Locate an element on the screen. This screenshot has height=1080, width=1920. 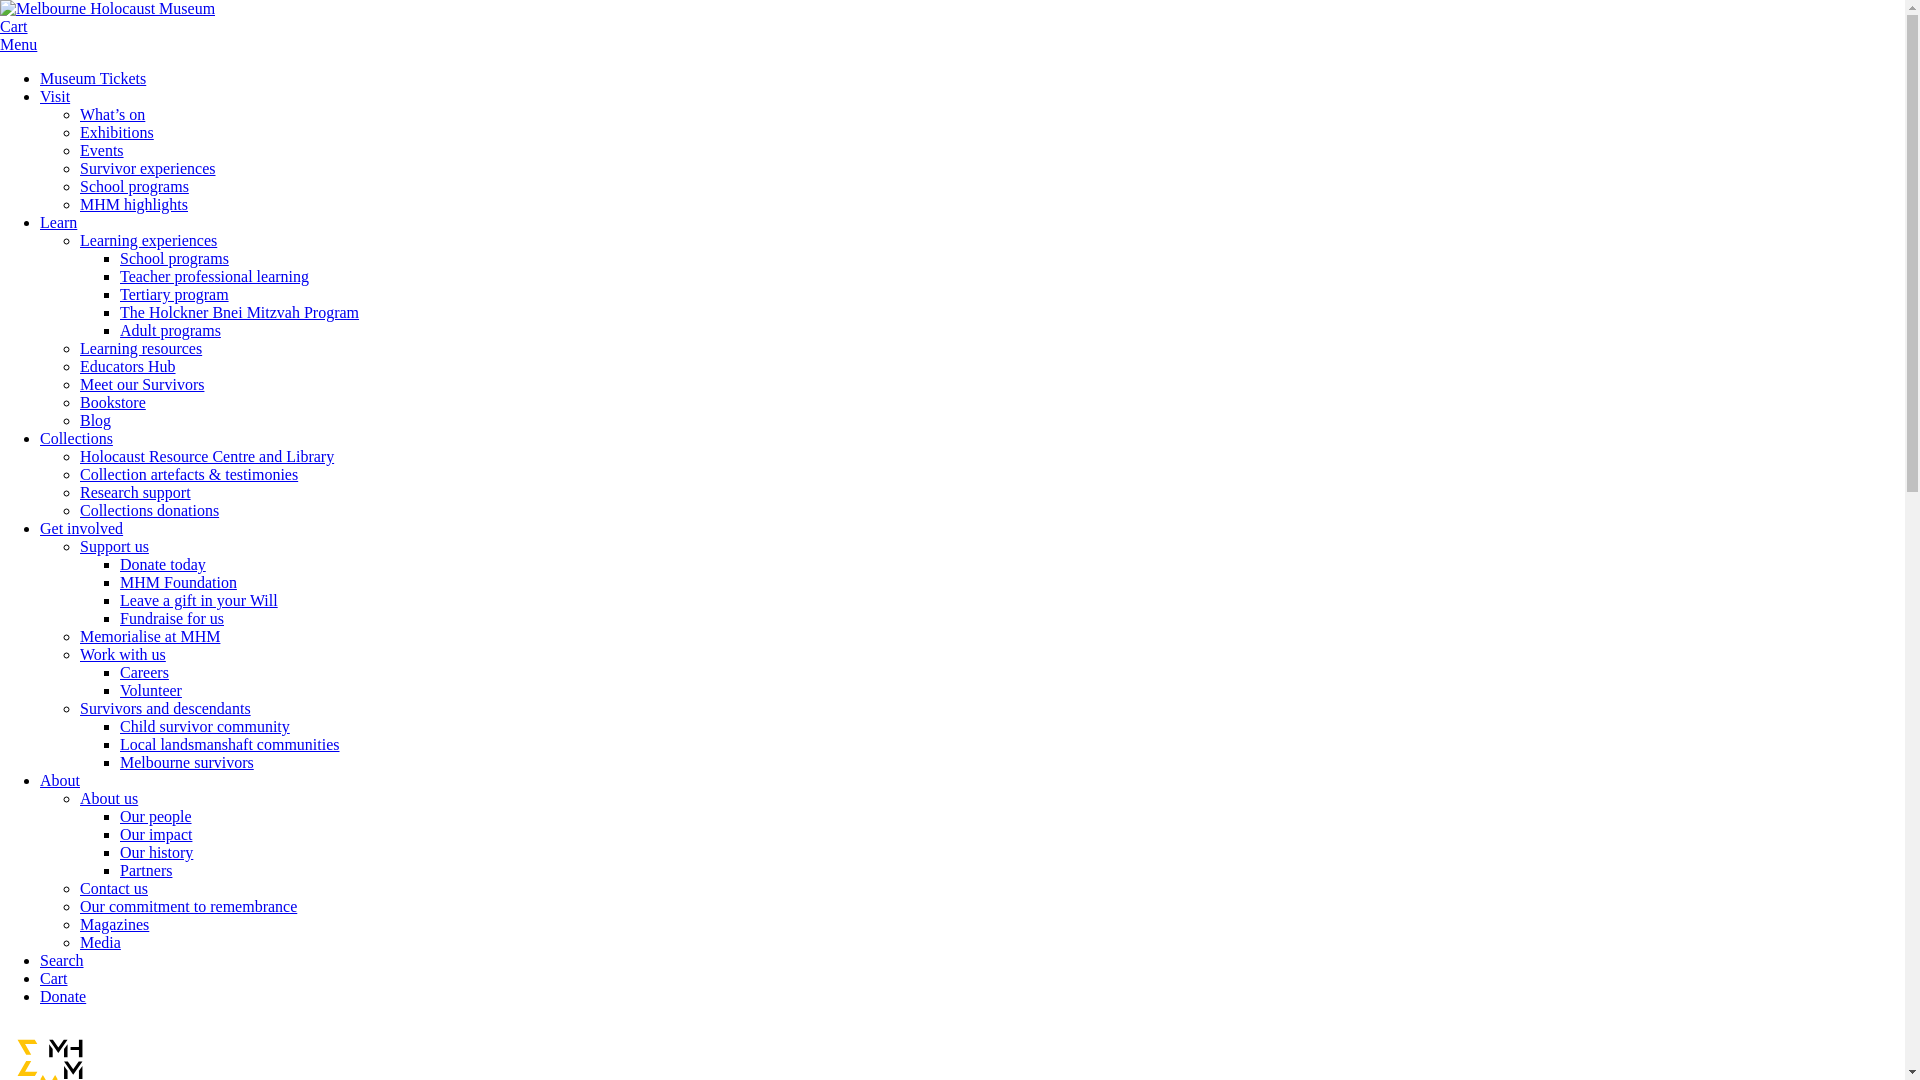
'Learn' is located at coordinates (58, 222).